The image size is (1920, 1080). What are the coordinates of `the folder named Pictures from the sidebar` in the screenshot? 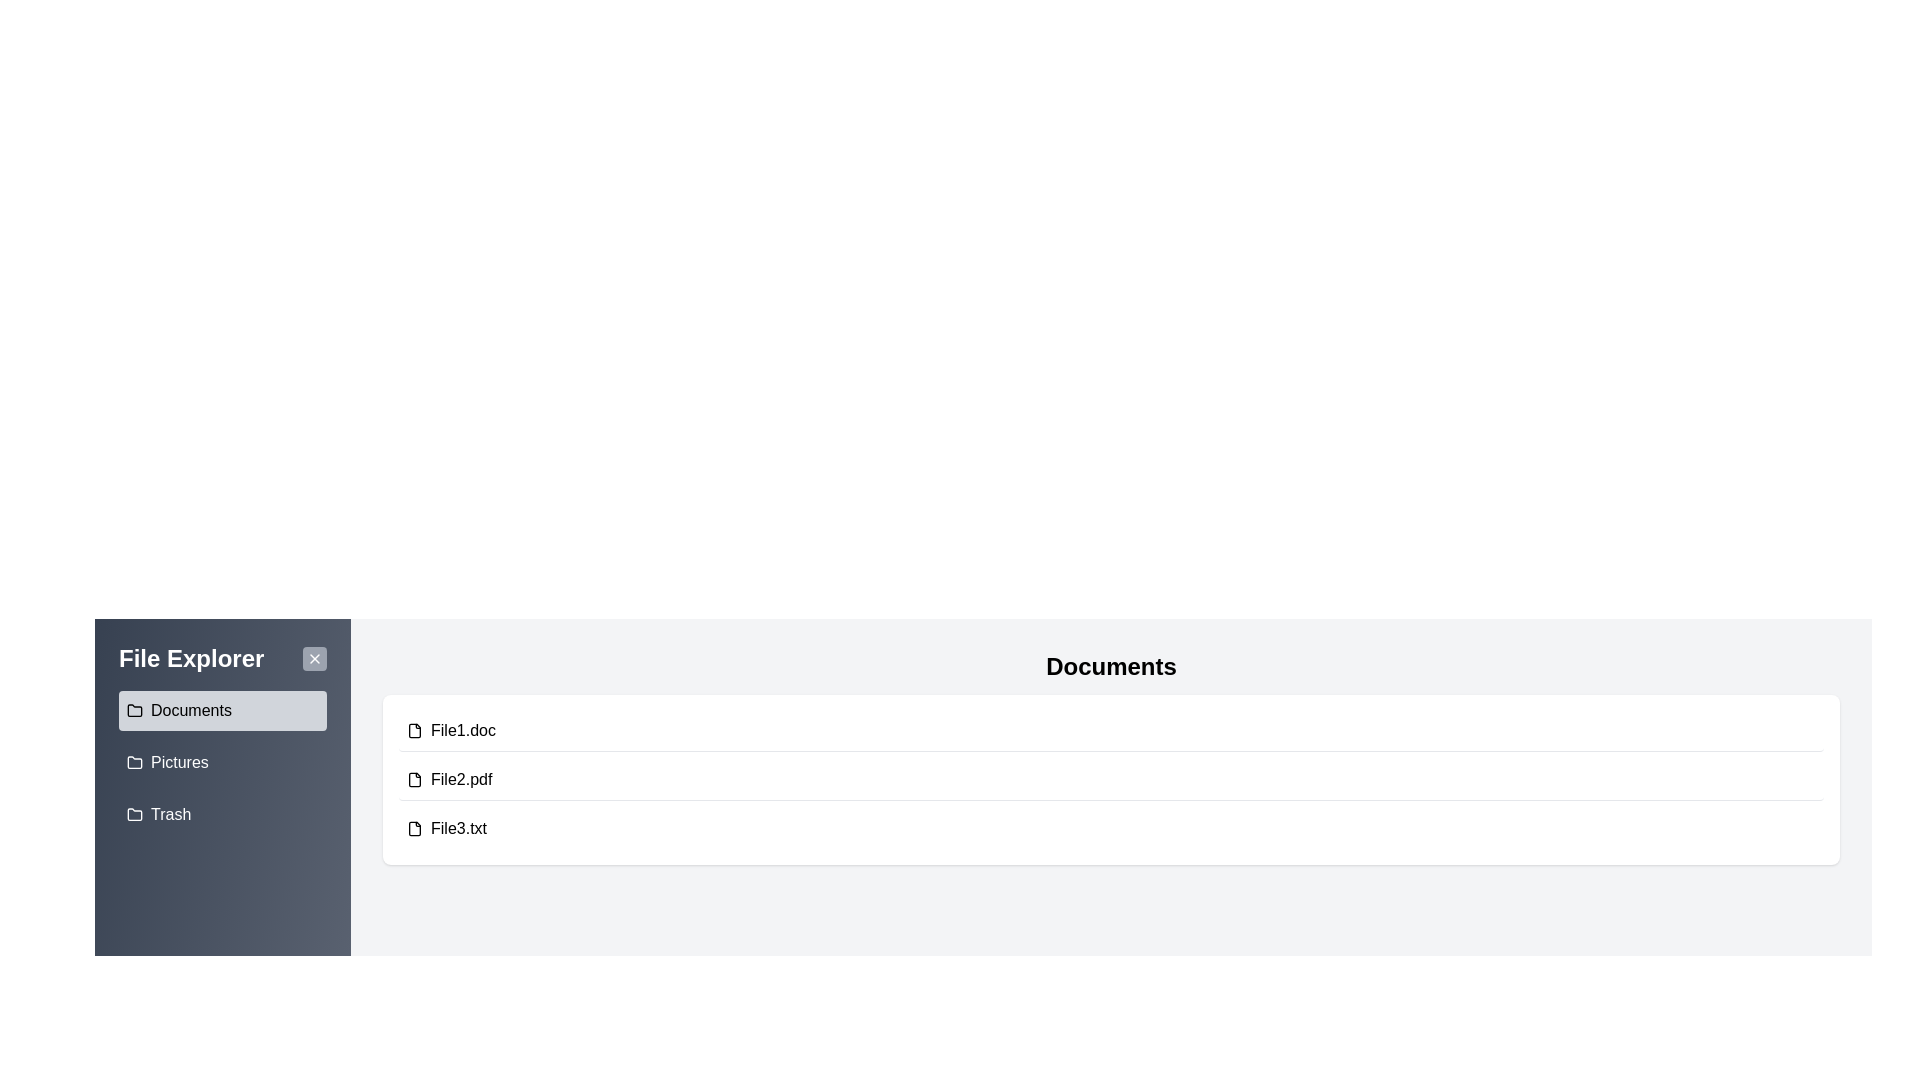 It's located at (222, 763).